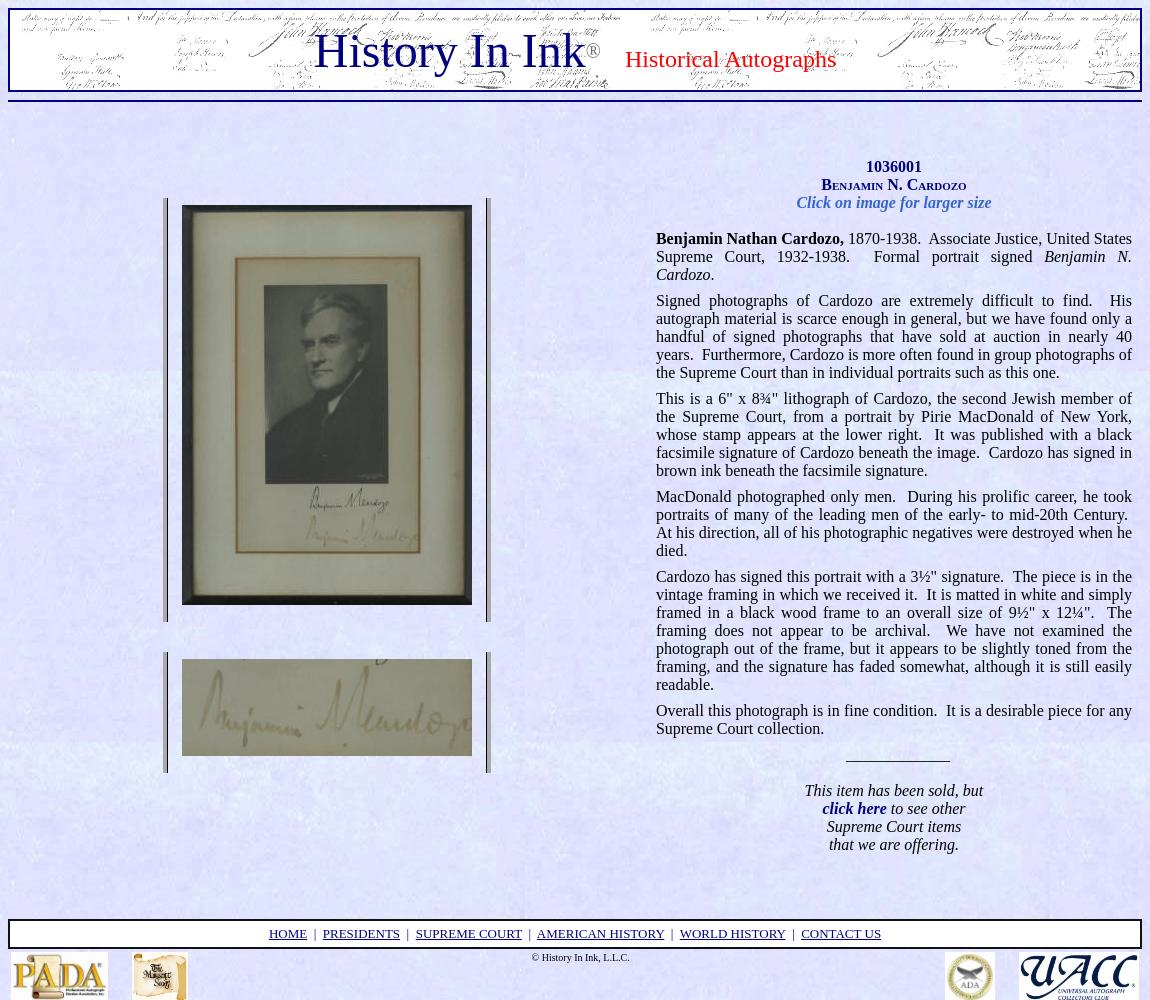 The image size is (1150, 1000). What do you see at coordinates (448, 49) in the screenshot?
I see `'History In Ink'` at bounding box center [448, 49].